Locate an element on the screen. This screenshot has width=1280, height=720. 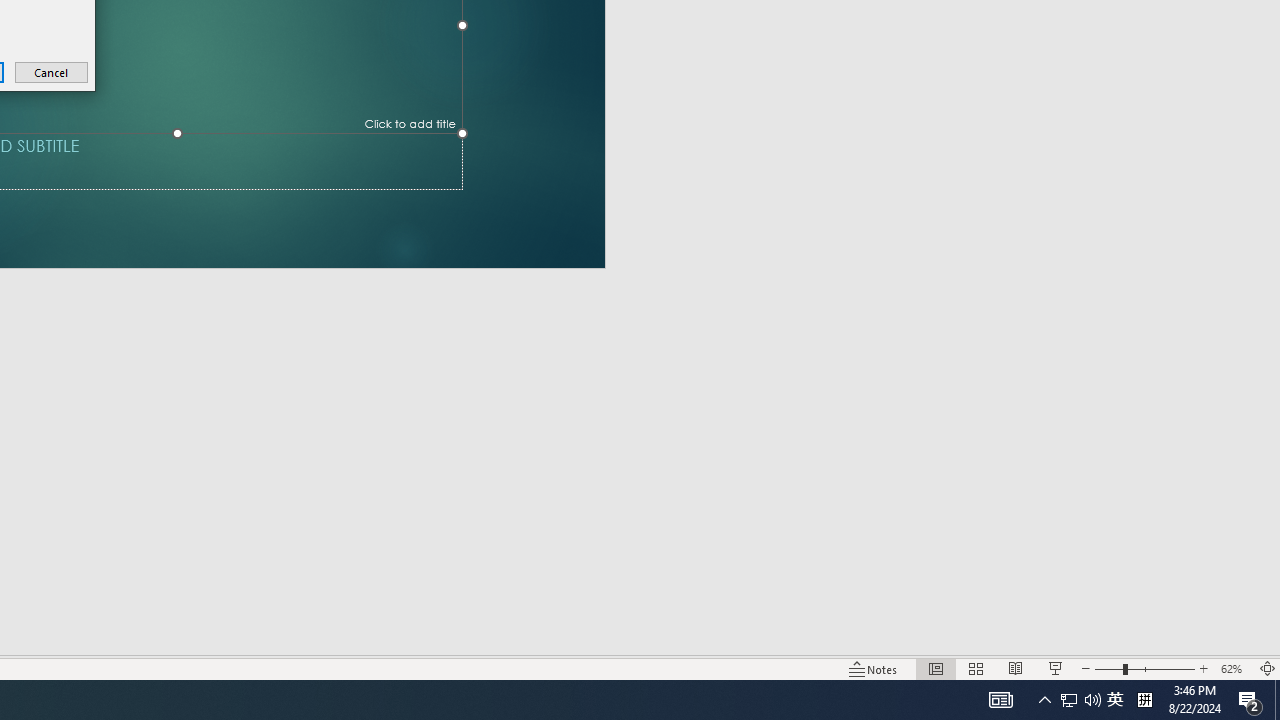
'Cancel' is located at coordinates (51, 71).